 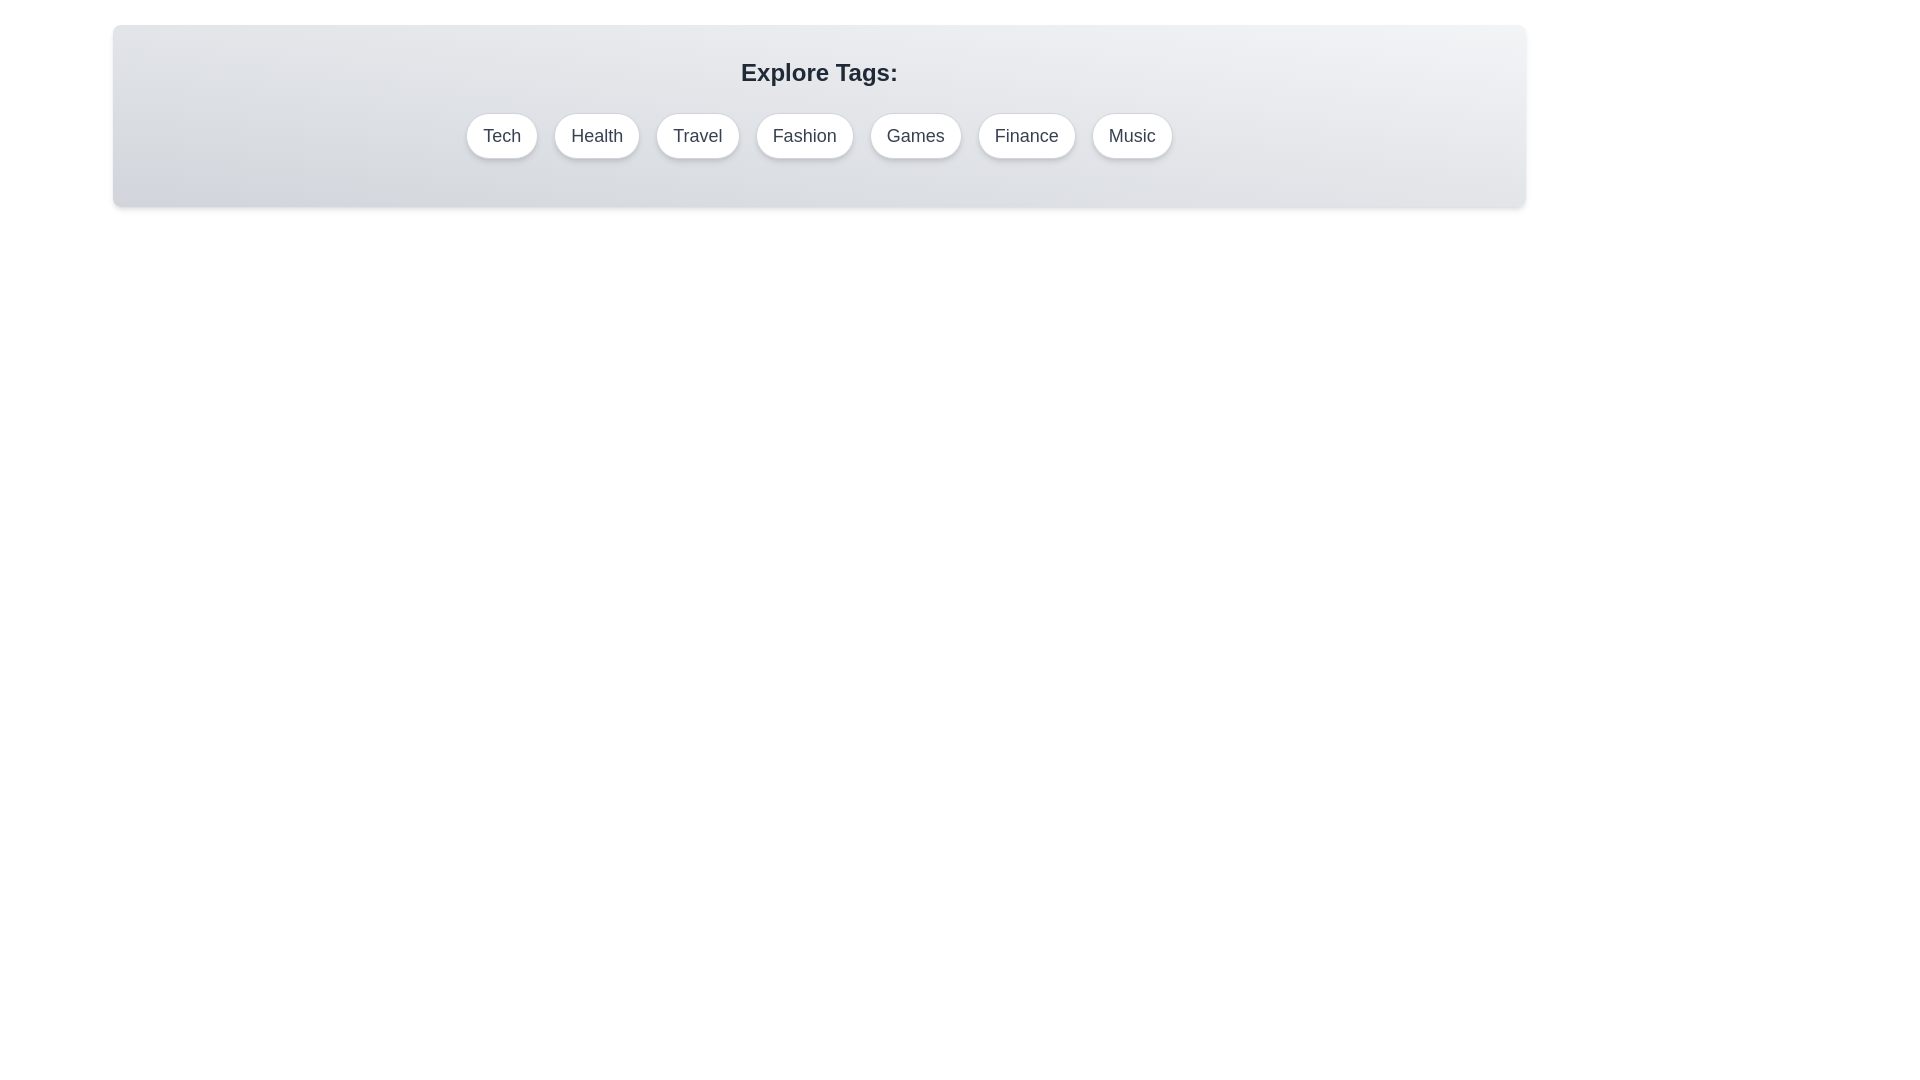 What do you see at coordinates (1132, 135) in the screenshot?
I see `the tag labeled Music to select it` at bounding box center [1132, 135].